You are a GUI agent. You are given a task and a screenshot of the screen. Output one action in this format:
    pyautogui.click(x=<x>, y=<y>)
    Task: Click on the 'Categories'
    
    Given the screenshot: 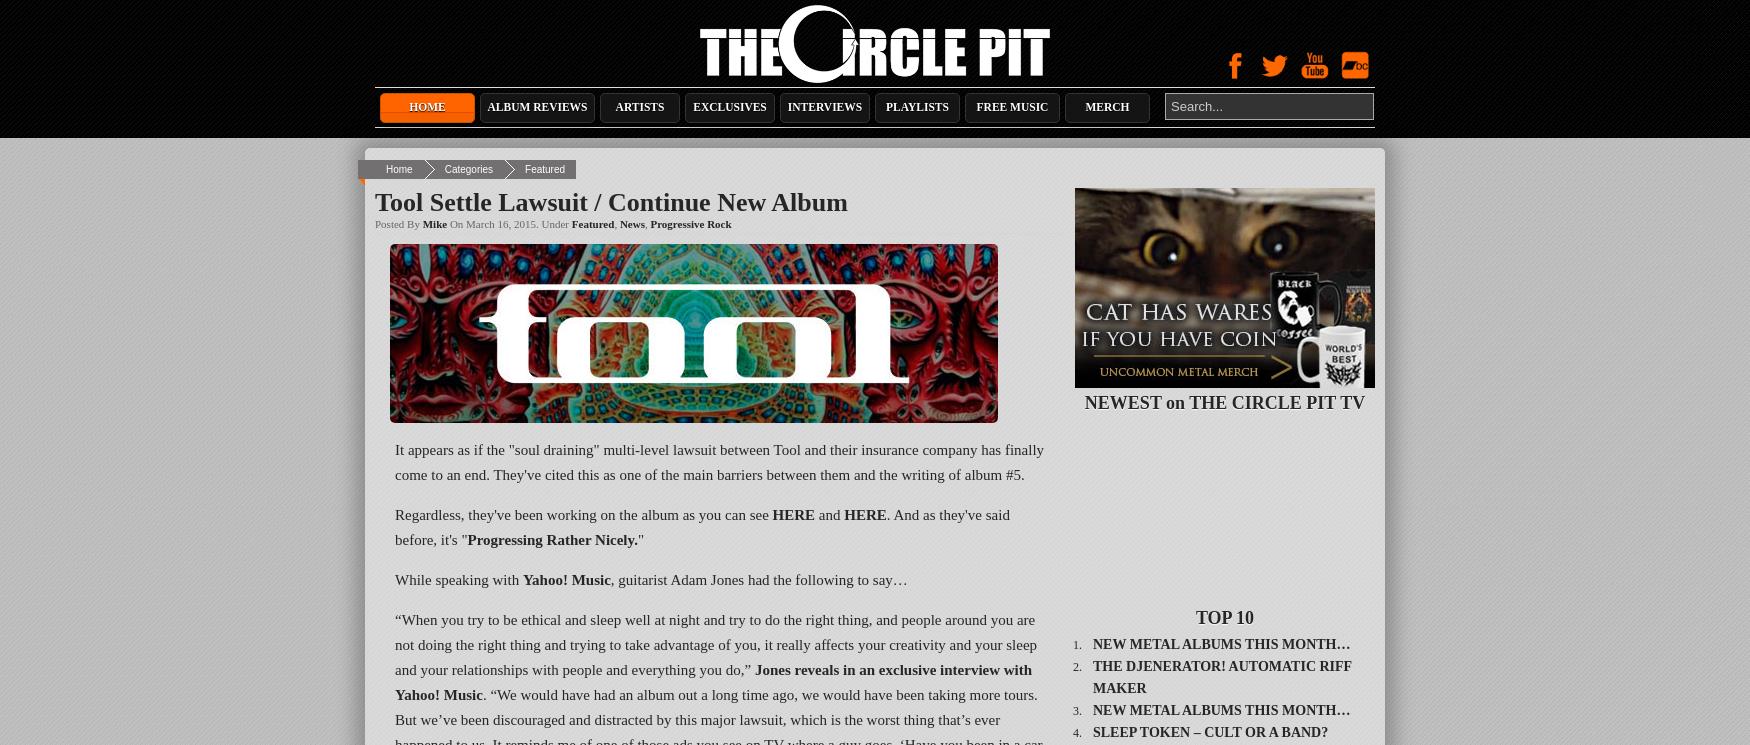 What is the action you would take?
    pyautogui.click(x=443, y=169)
    